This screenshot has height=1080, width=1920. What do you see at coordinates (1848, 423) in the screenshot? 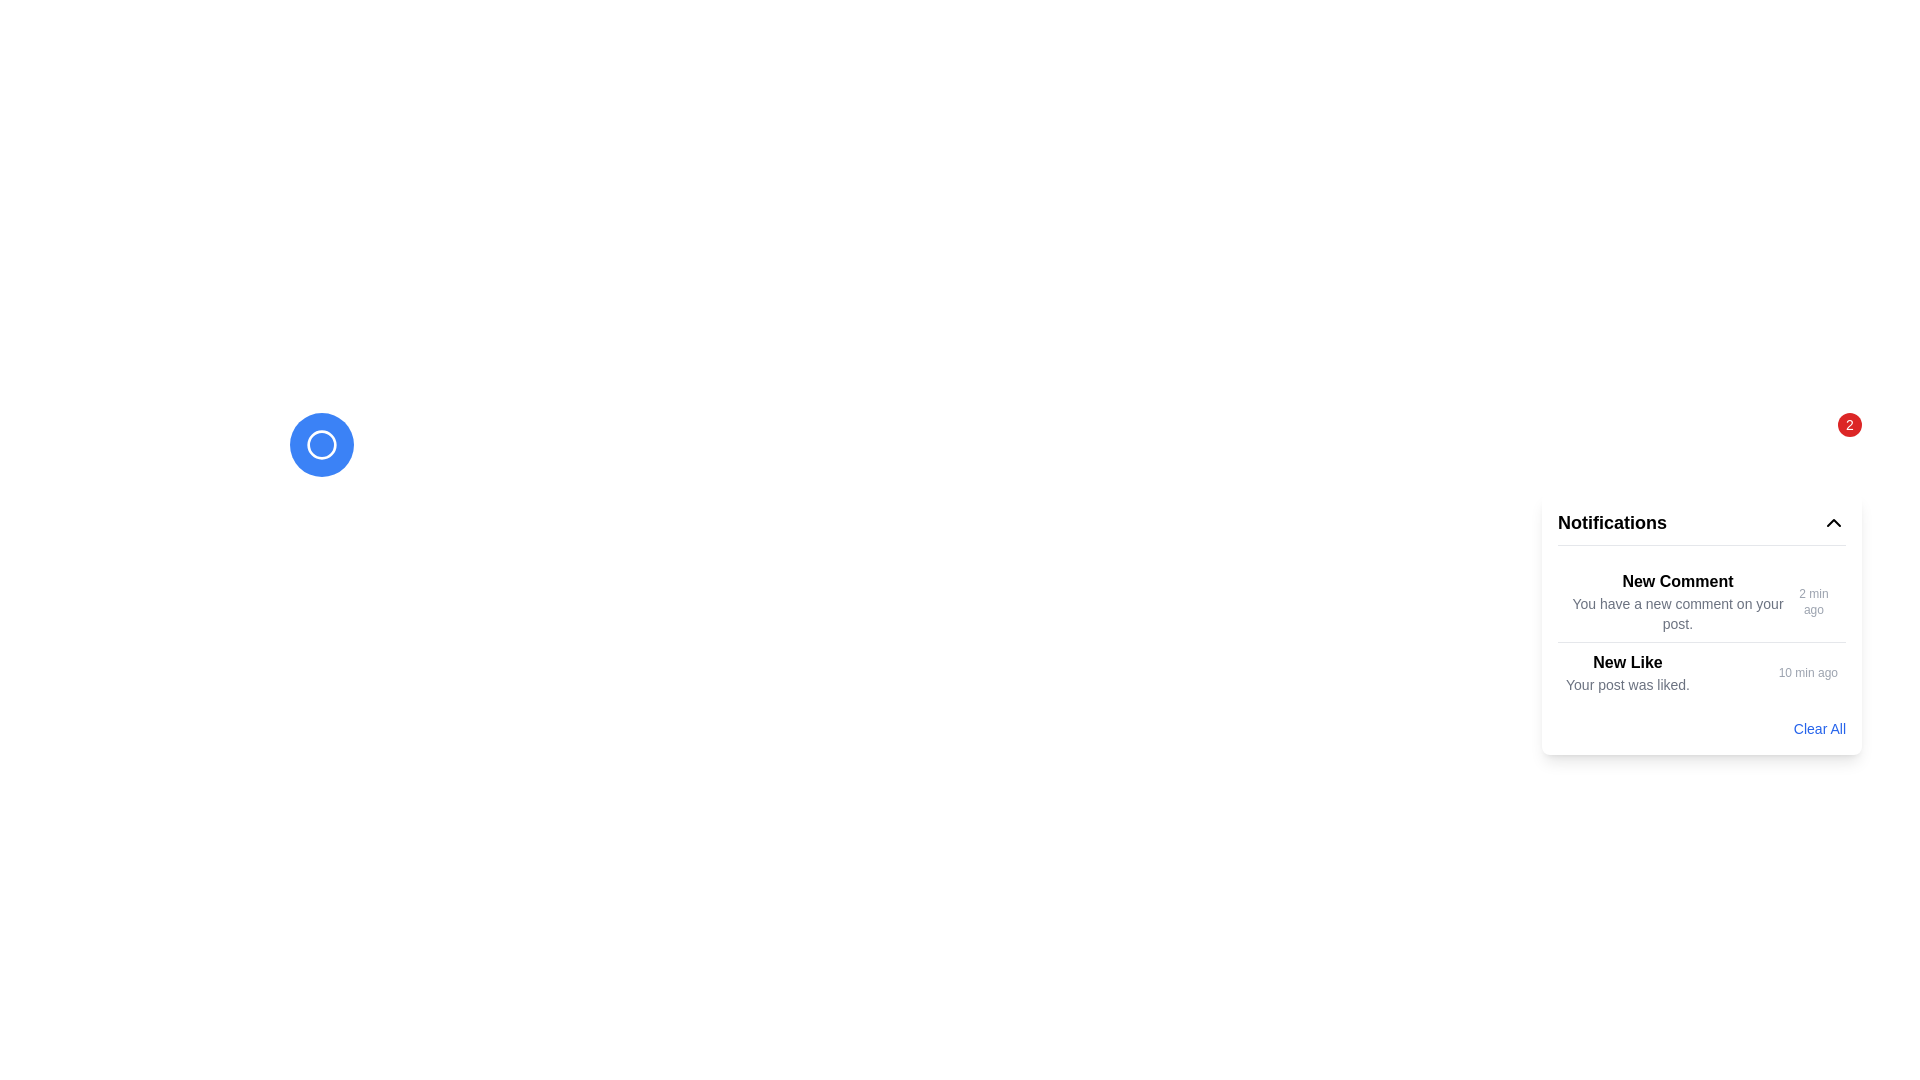
I see `the Notification Badge located at the top-right corner of the notification panel, which indicates two unread notifications` at bounding box center [1848, 423].